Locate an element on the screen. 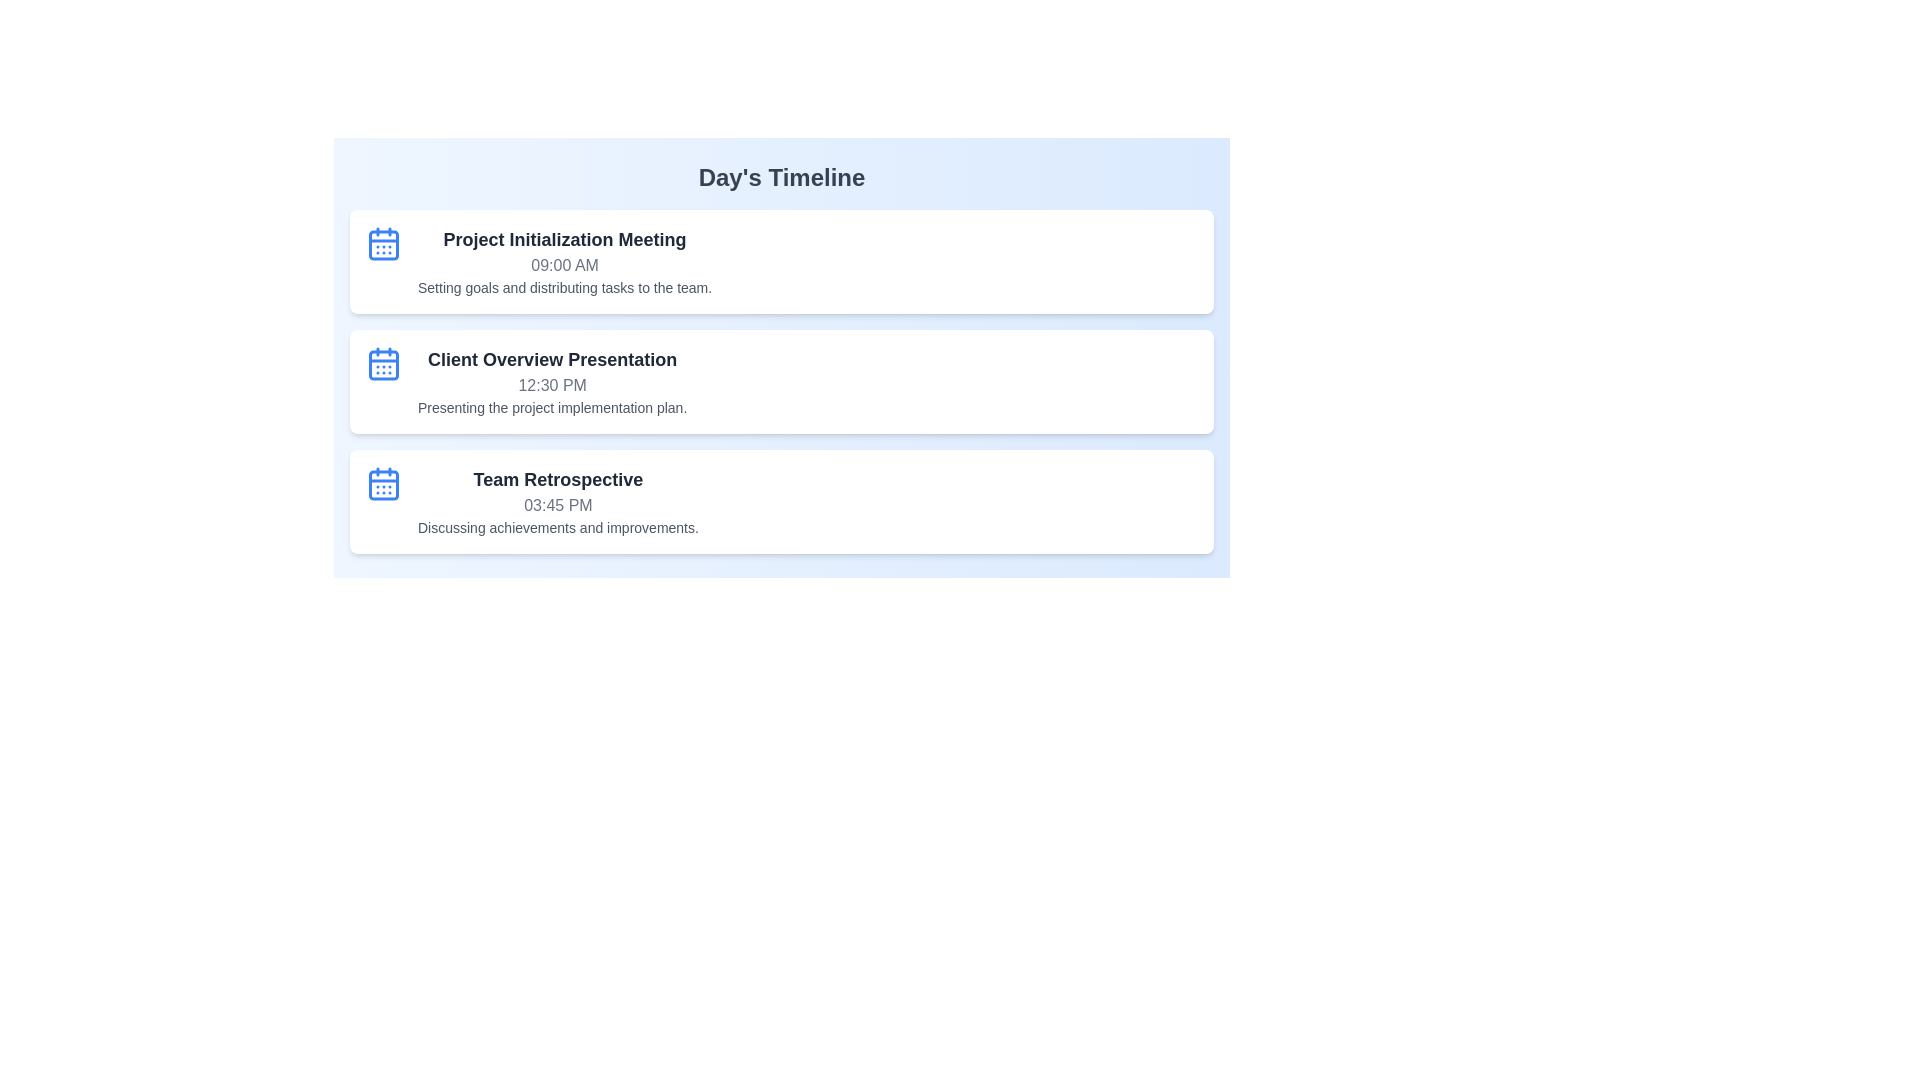  the square-shaped UI component with rounded corners located centrally within the blue calendar icon, next to the text 'Client Overview Presentation' in the second row of the interface is located at coordinates (384, 365).